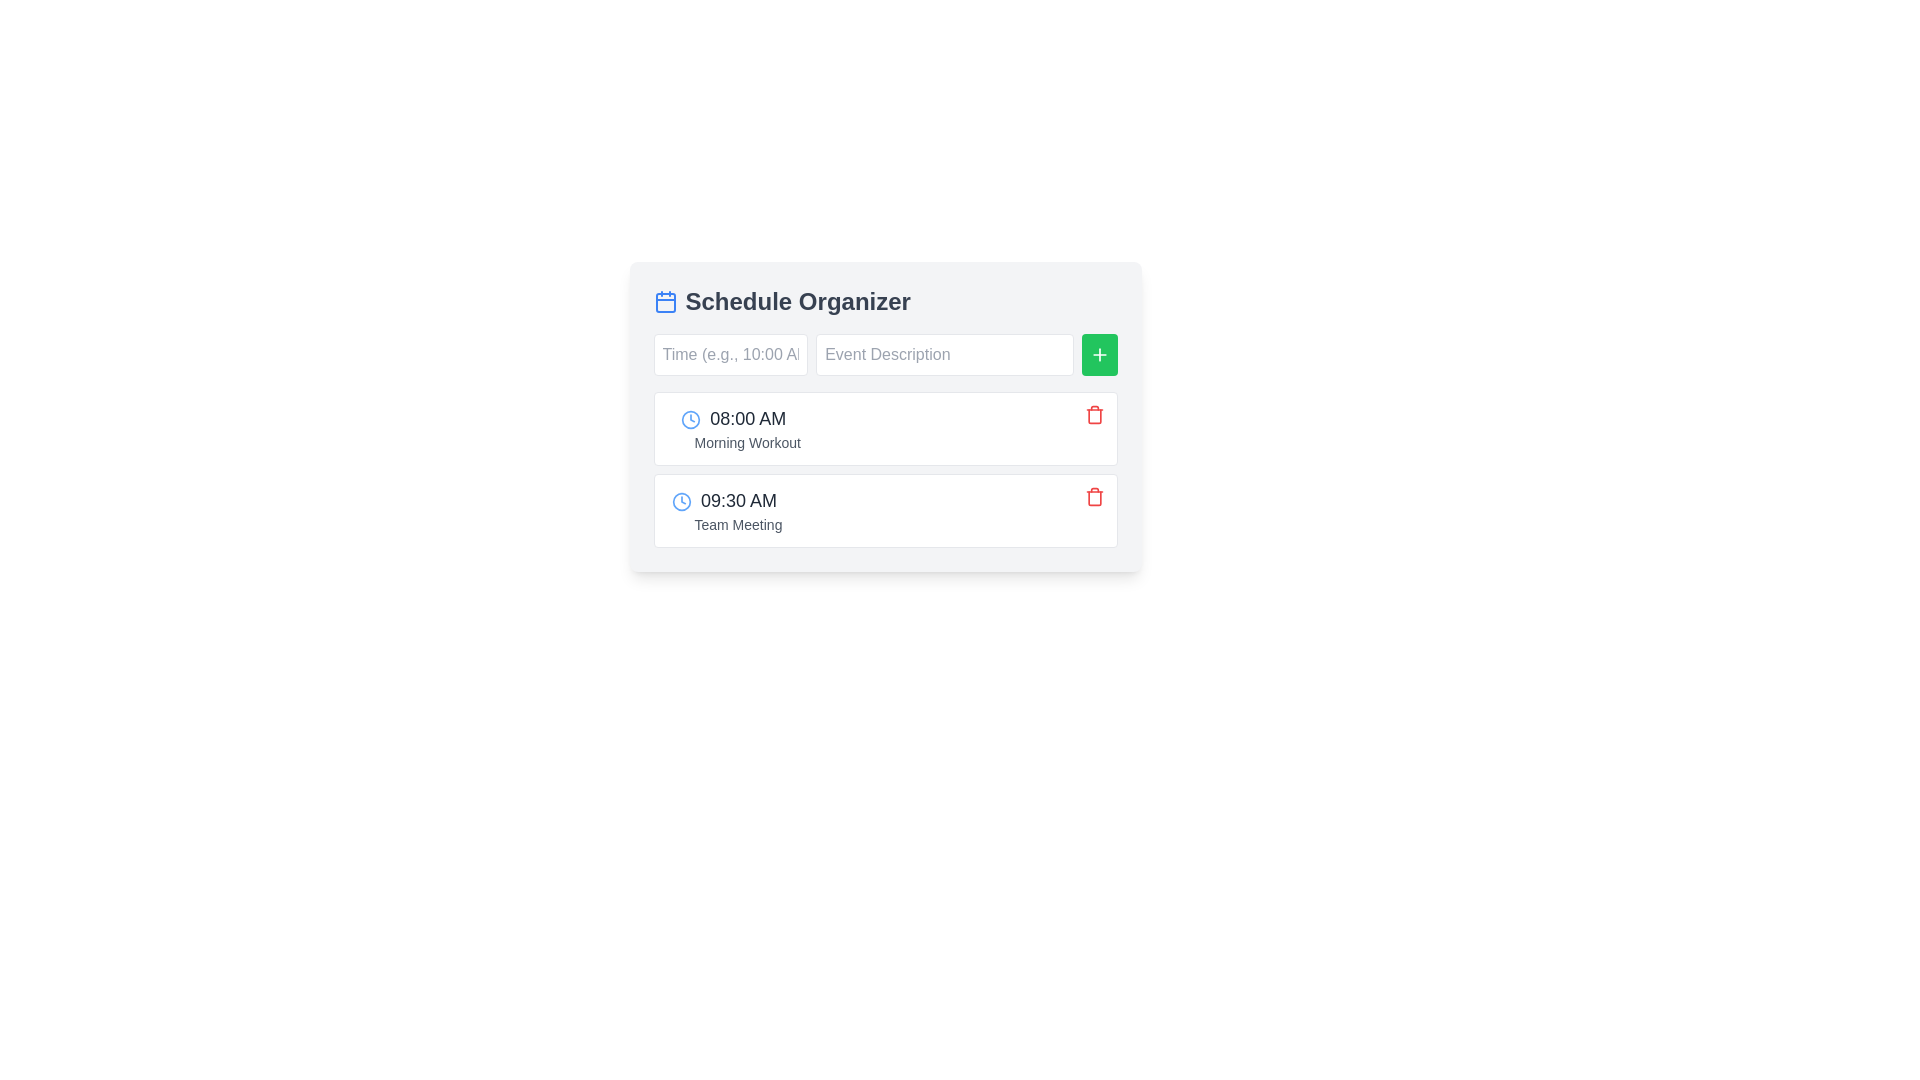 This screenshot has width=1920, height=1080. What do you see at coordinates (884, 509) in the screenshot?
I see `the second event entry in the schedule list, which represents the '09:30 AM Team Meeting'` at bounding box center [884, 509].